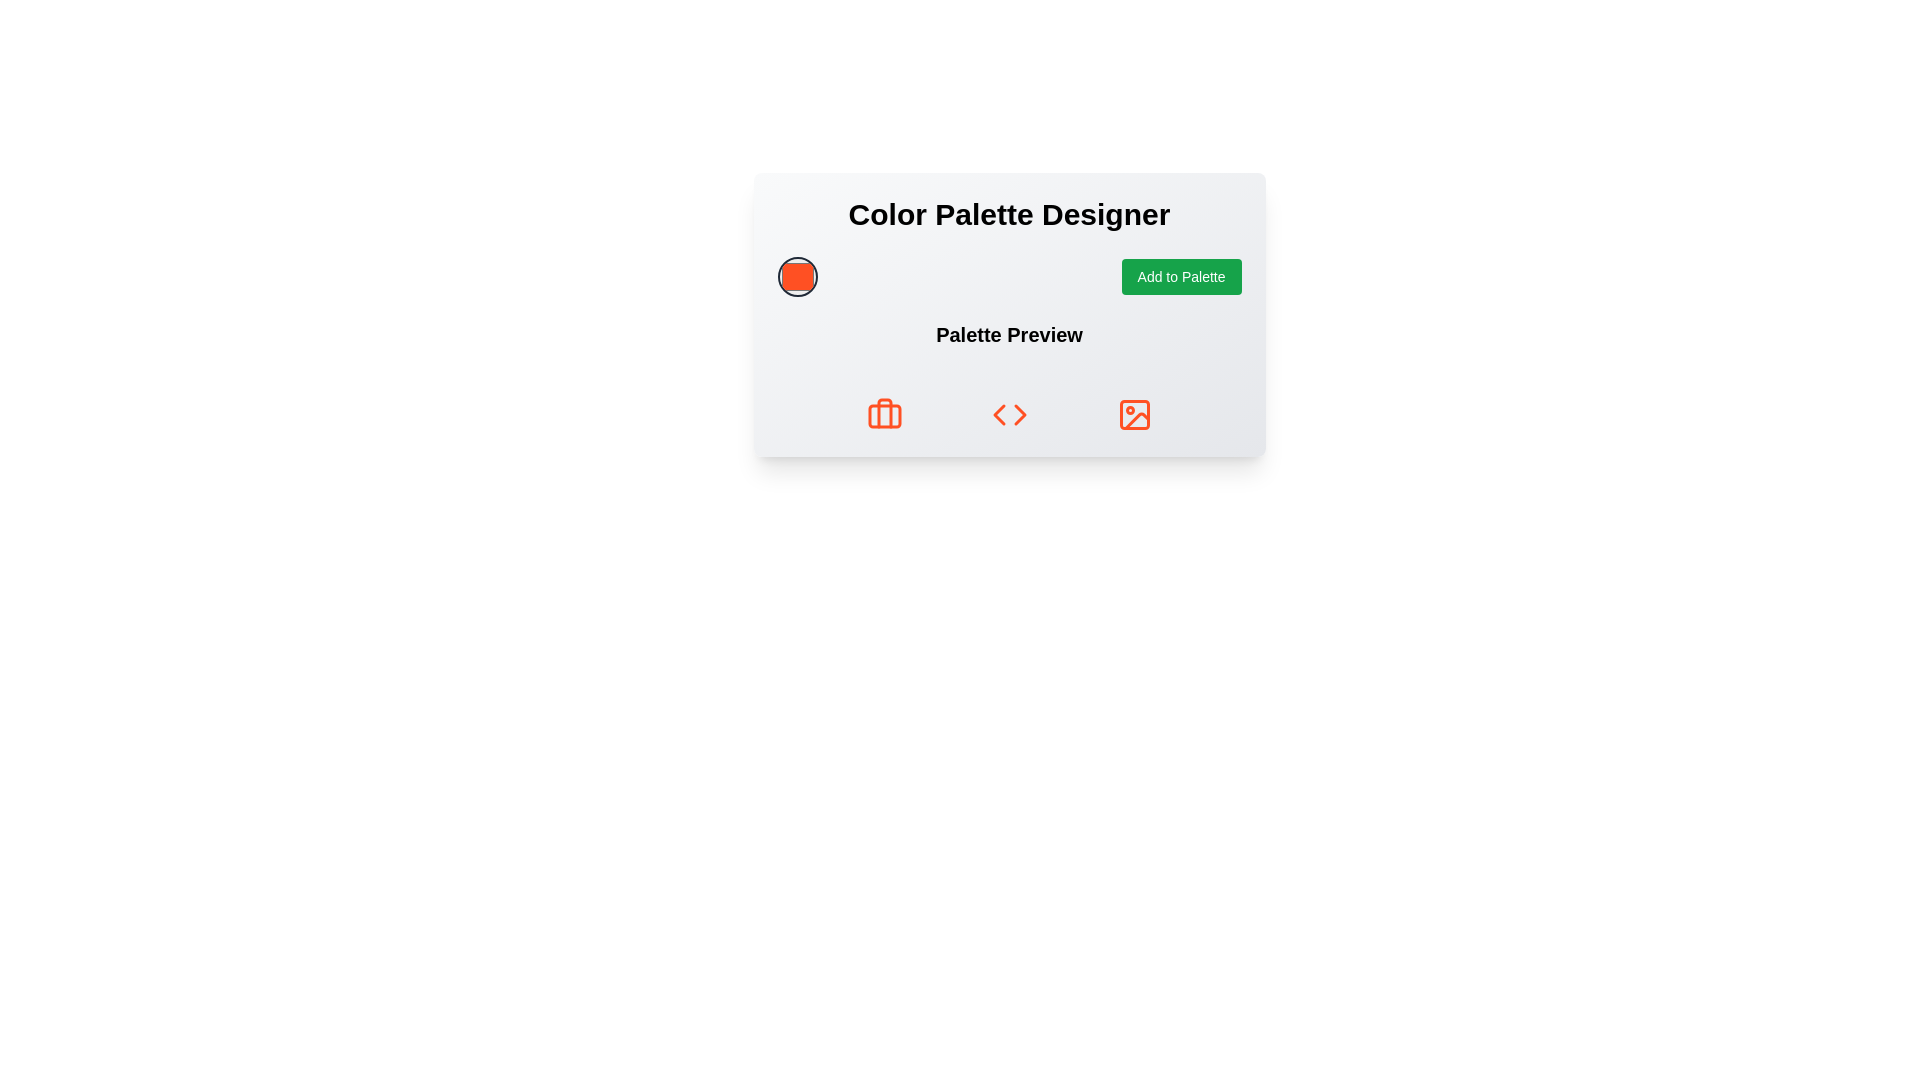 Image resolution: width=1920 pixels, height=1080 pixels. What do you see at coordinates (1009, 414) in the screenshot?
I see `the central icon button in the 'Palette Preview' card` at bounding box center [1009, 414].